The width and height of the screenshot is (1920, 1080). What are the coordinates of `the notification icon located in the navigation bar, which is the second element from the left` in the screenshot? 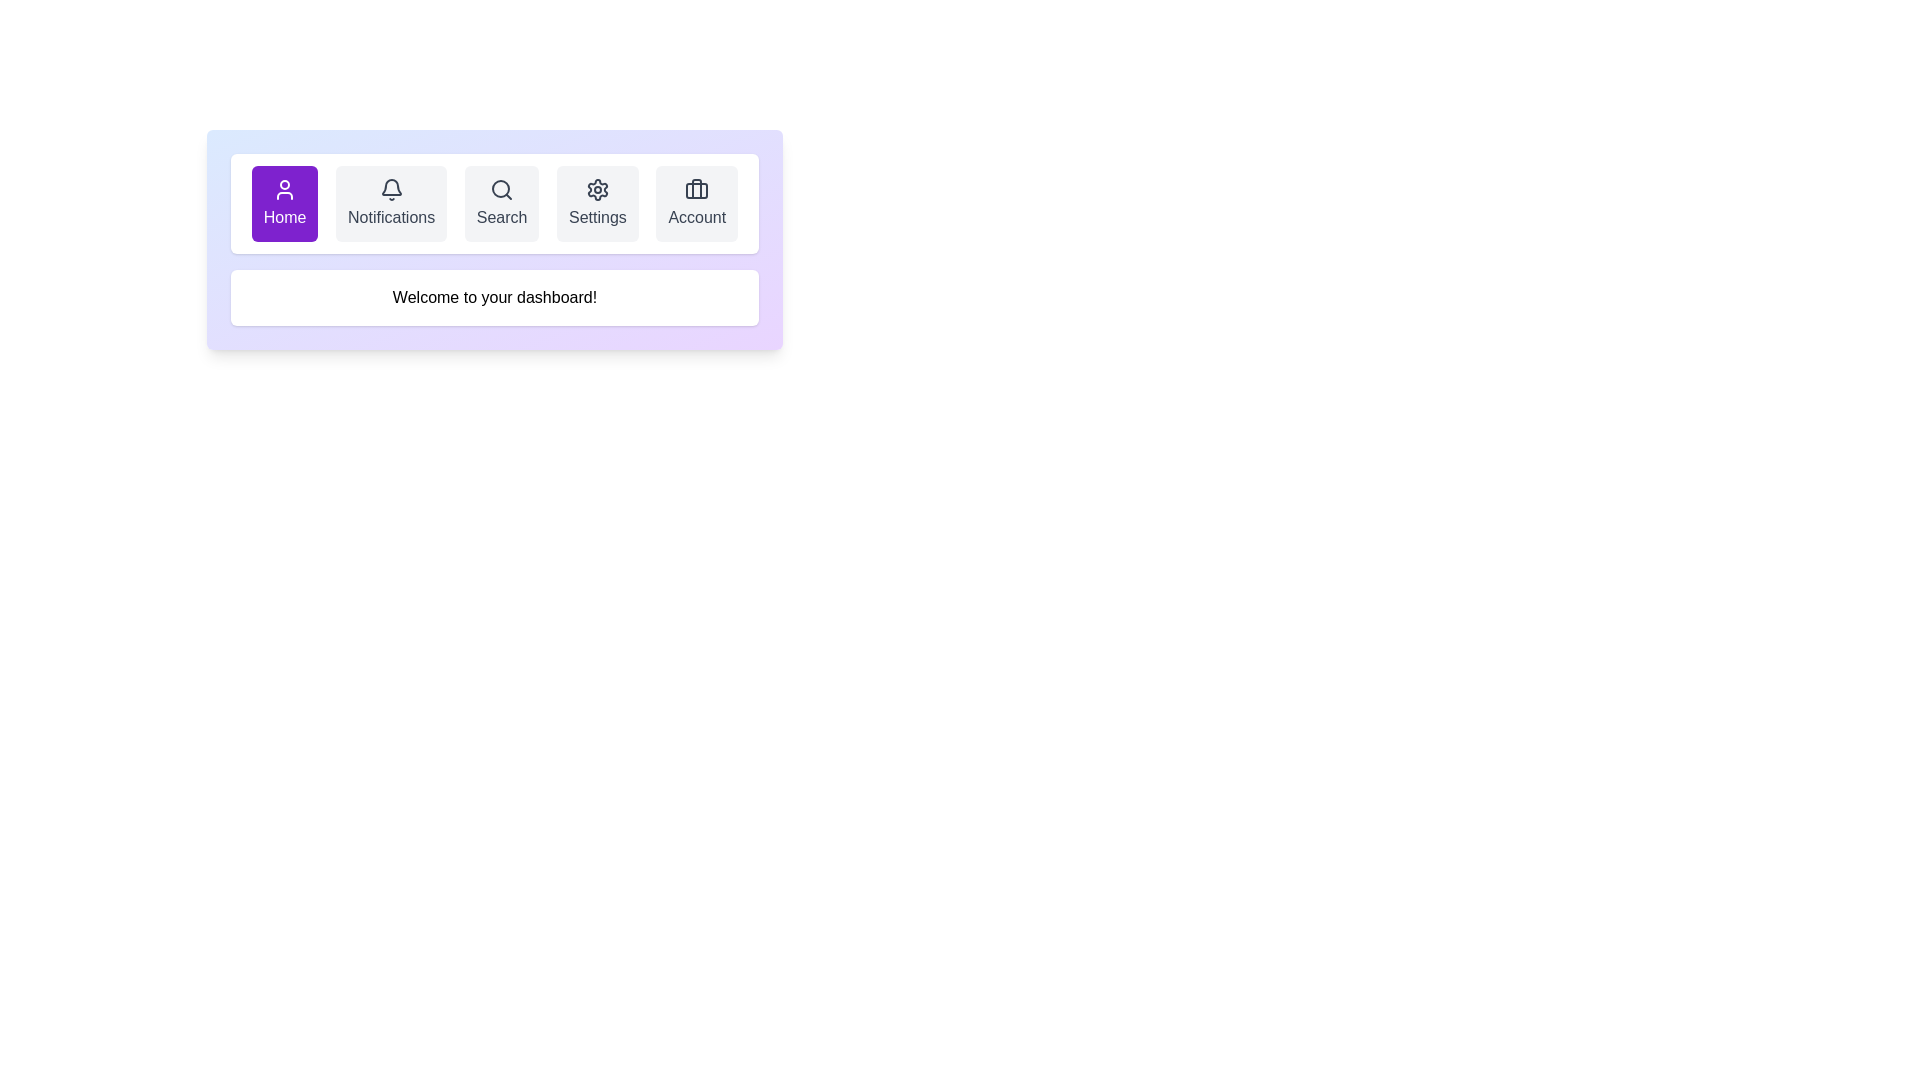 It's located at (391, 189).